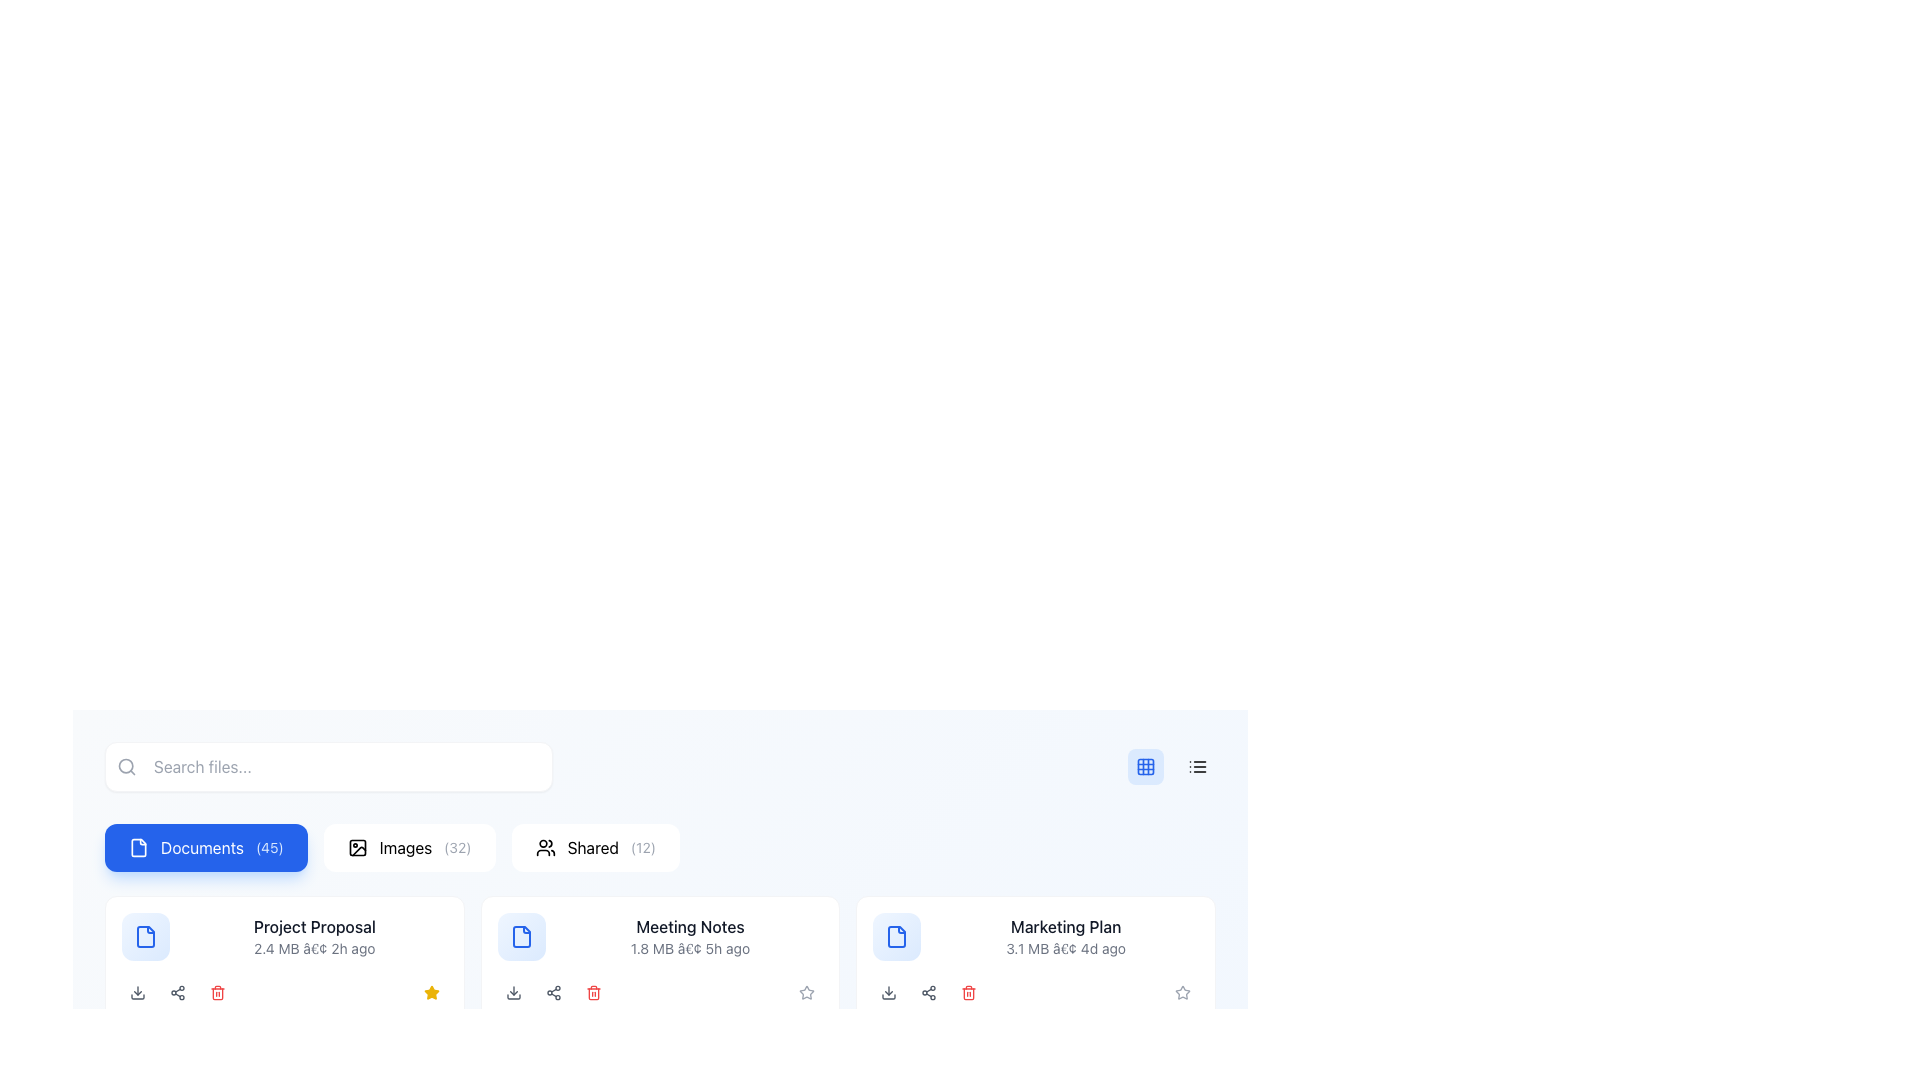  I want to click on the central grid cell of the 3x3 grid icon component, which is a filled rounded rectangle styled as a square, so click(1146, 766).